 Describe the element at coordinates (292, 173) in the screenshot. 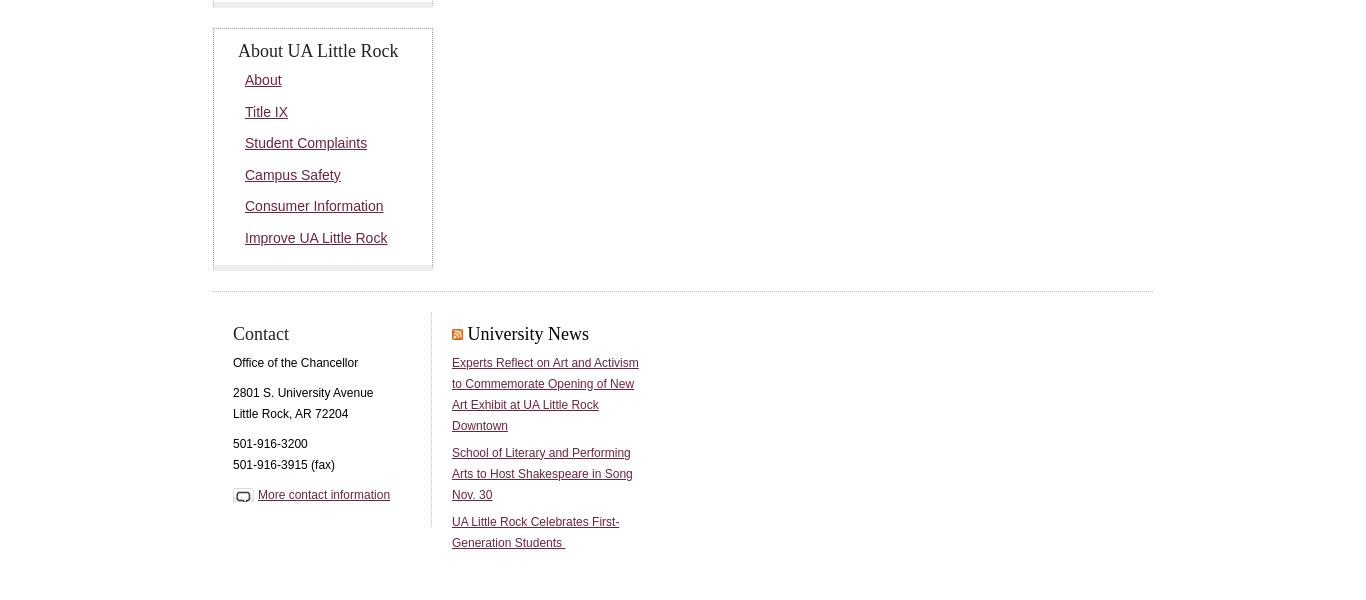

I see `'Campus Safety'` at that location.